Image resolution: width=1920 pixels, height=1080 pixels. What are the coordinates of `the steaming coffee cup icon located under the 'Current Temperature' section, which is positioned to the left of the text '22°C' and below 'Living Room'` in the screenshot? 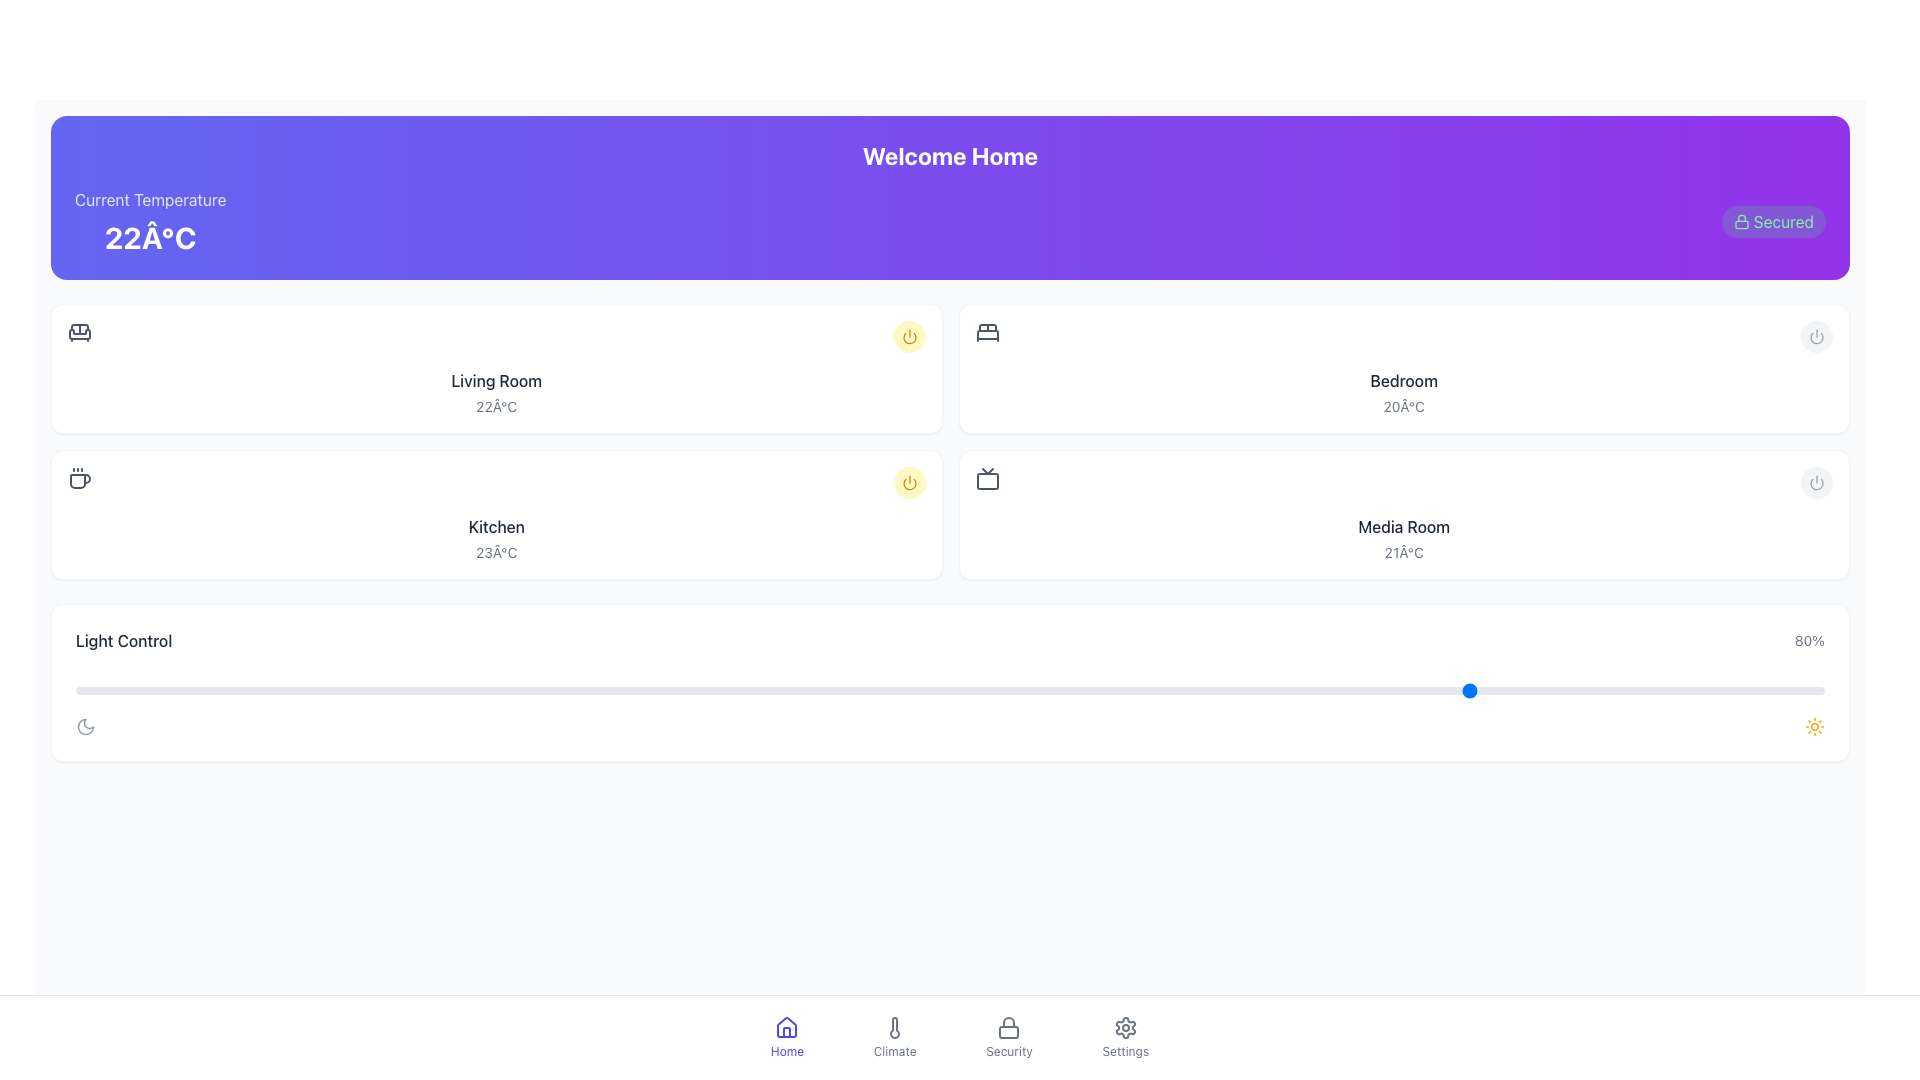 It's located at (80, 478).